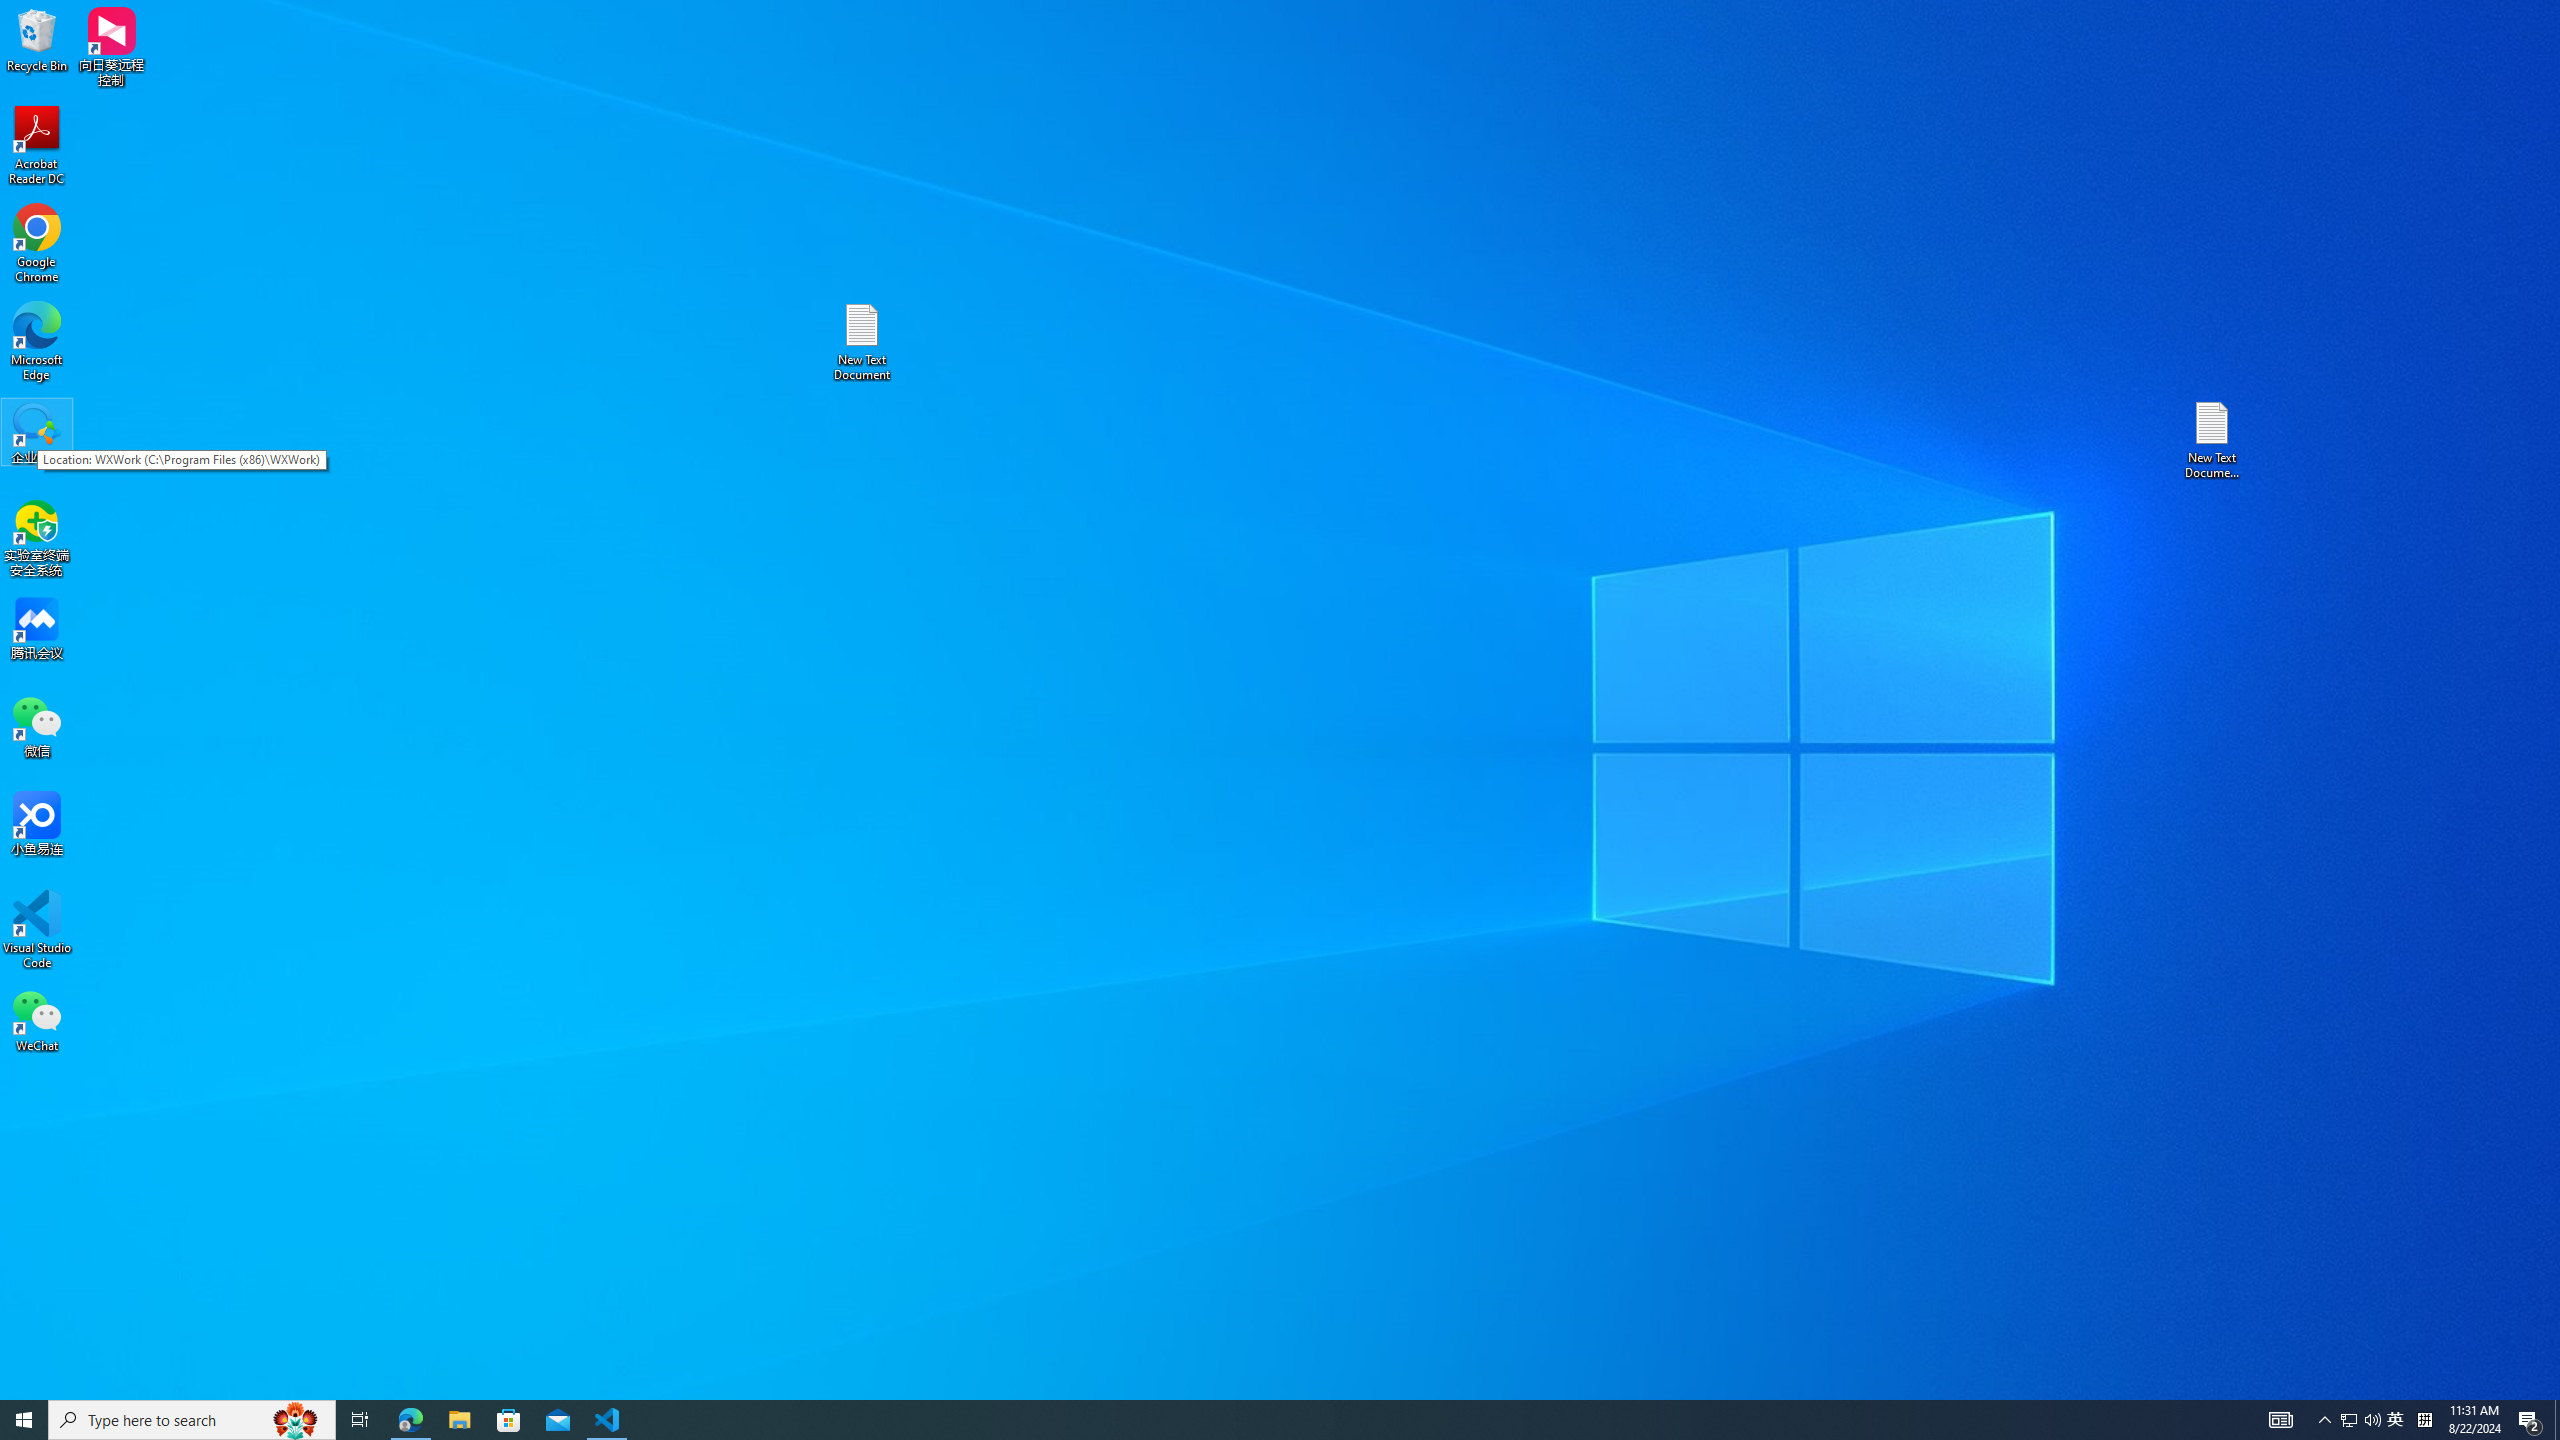 The height and width of the screenshot is (1440, 2560). What do you see at coordinates (36, 928) in the screenshot?
I see `'Visual Studio Code'` at bounding box center [36, 928].